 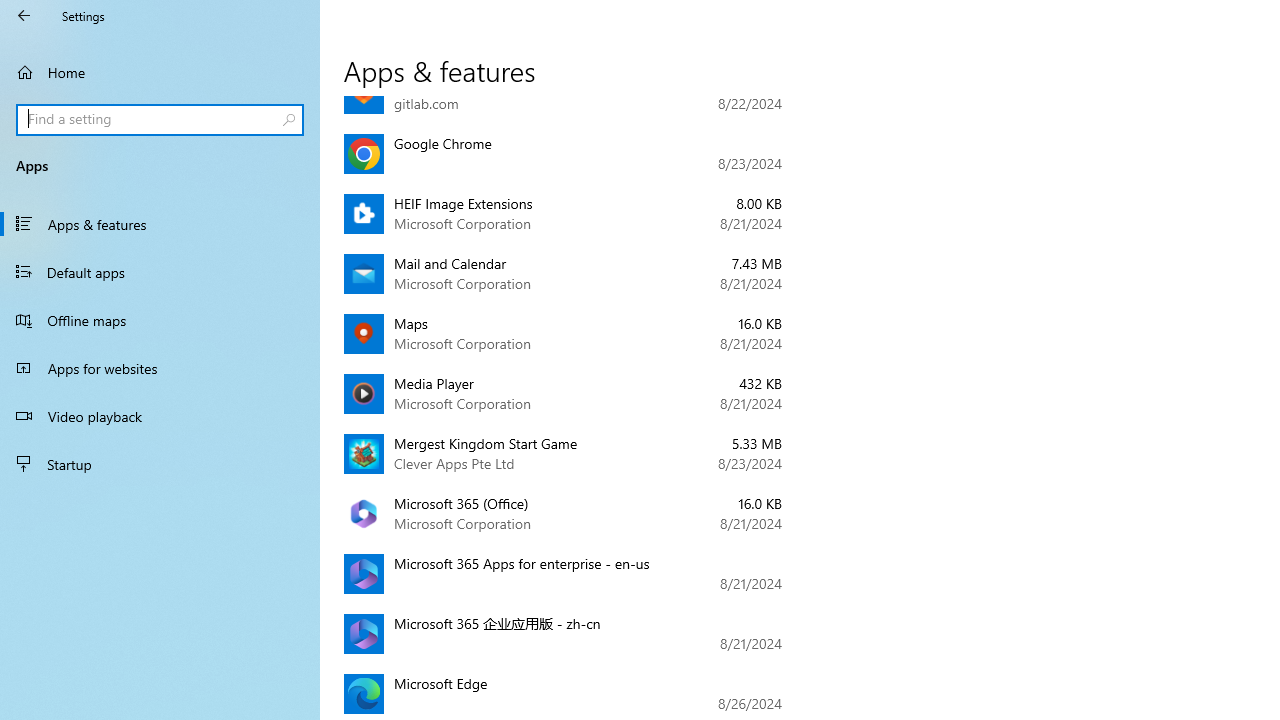 I want to click on 'Video playback', so click(x=160, y=414).